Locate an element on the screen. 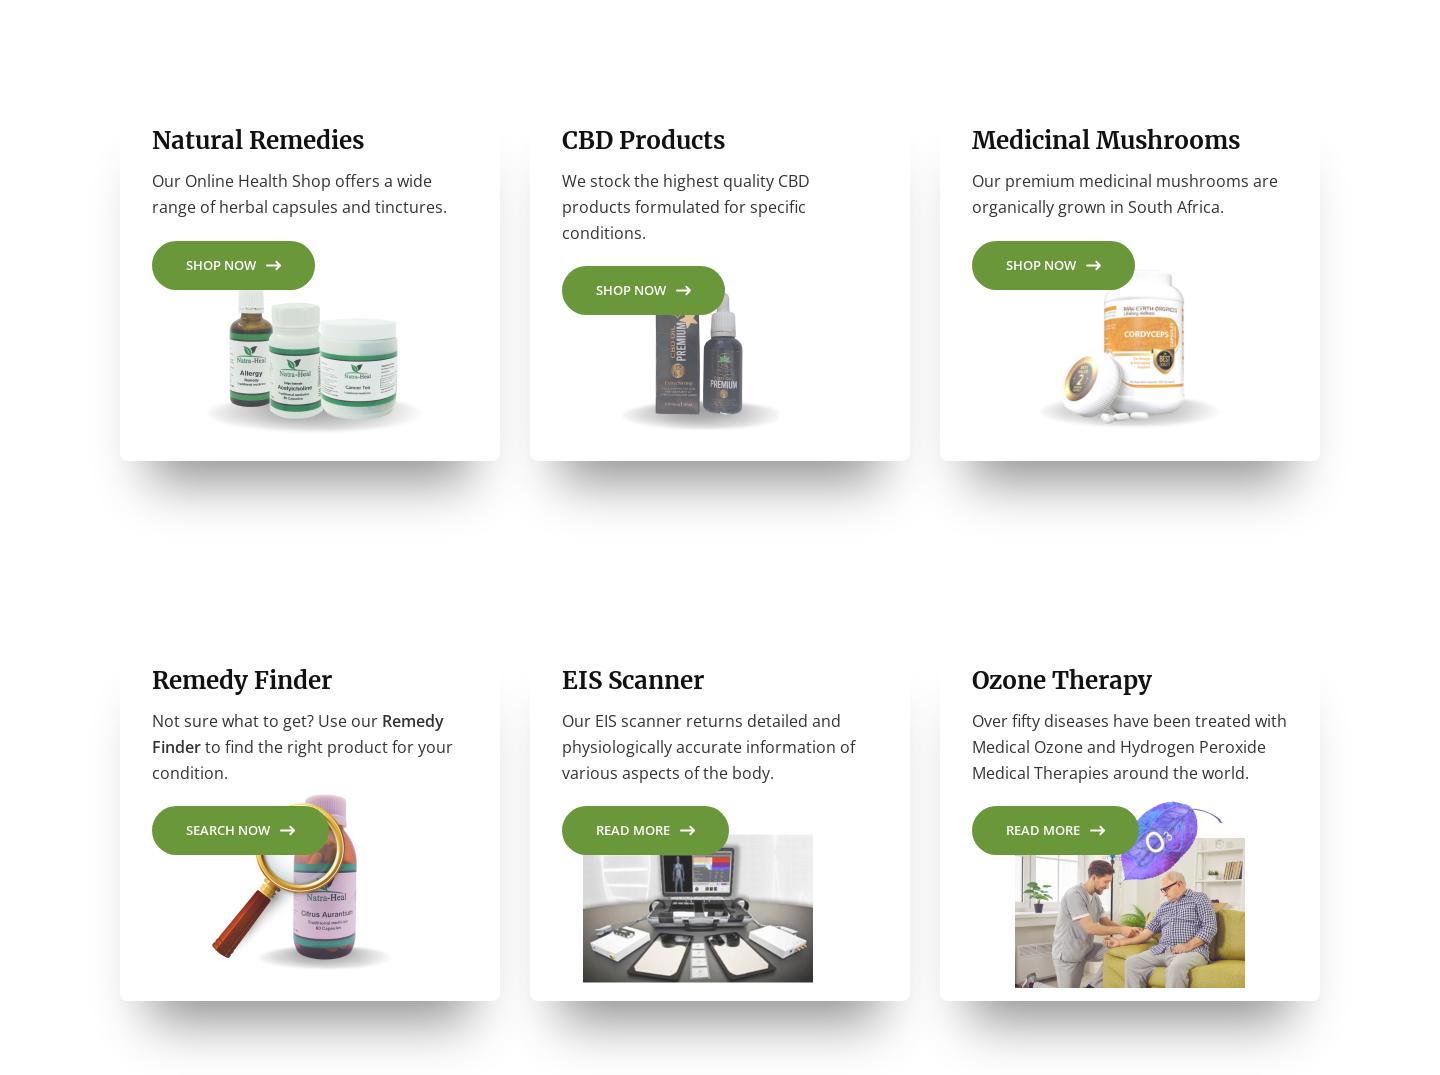 The image size is (1440, 1075). 'Natural Remedies' is located at coordinates (151, 148).